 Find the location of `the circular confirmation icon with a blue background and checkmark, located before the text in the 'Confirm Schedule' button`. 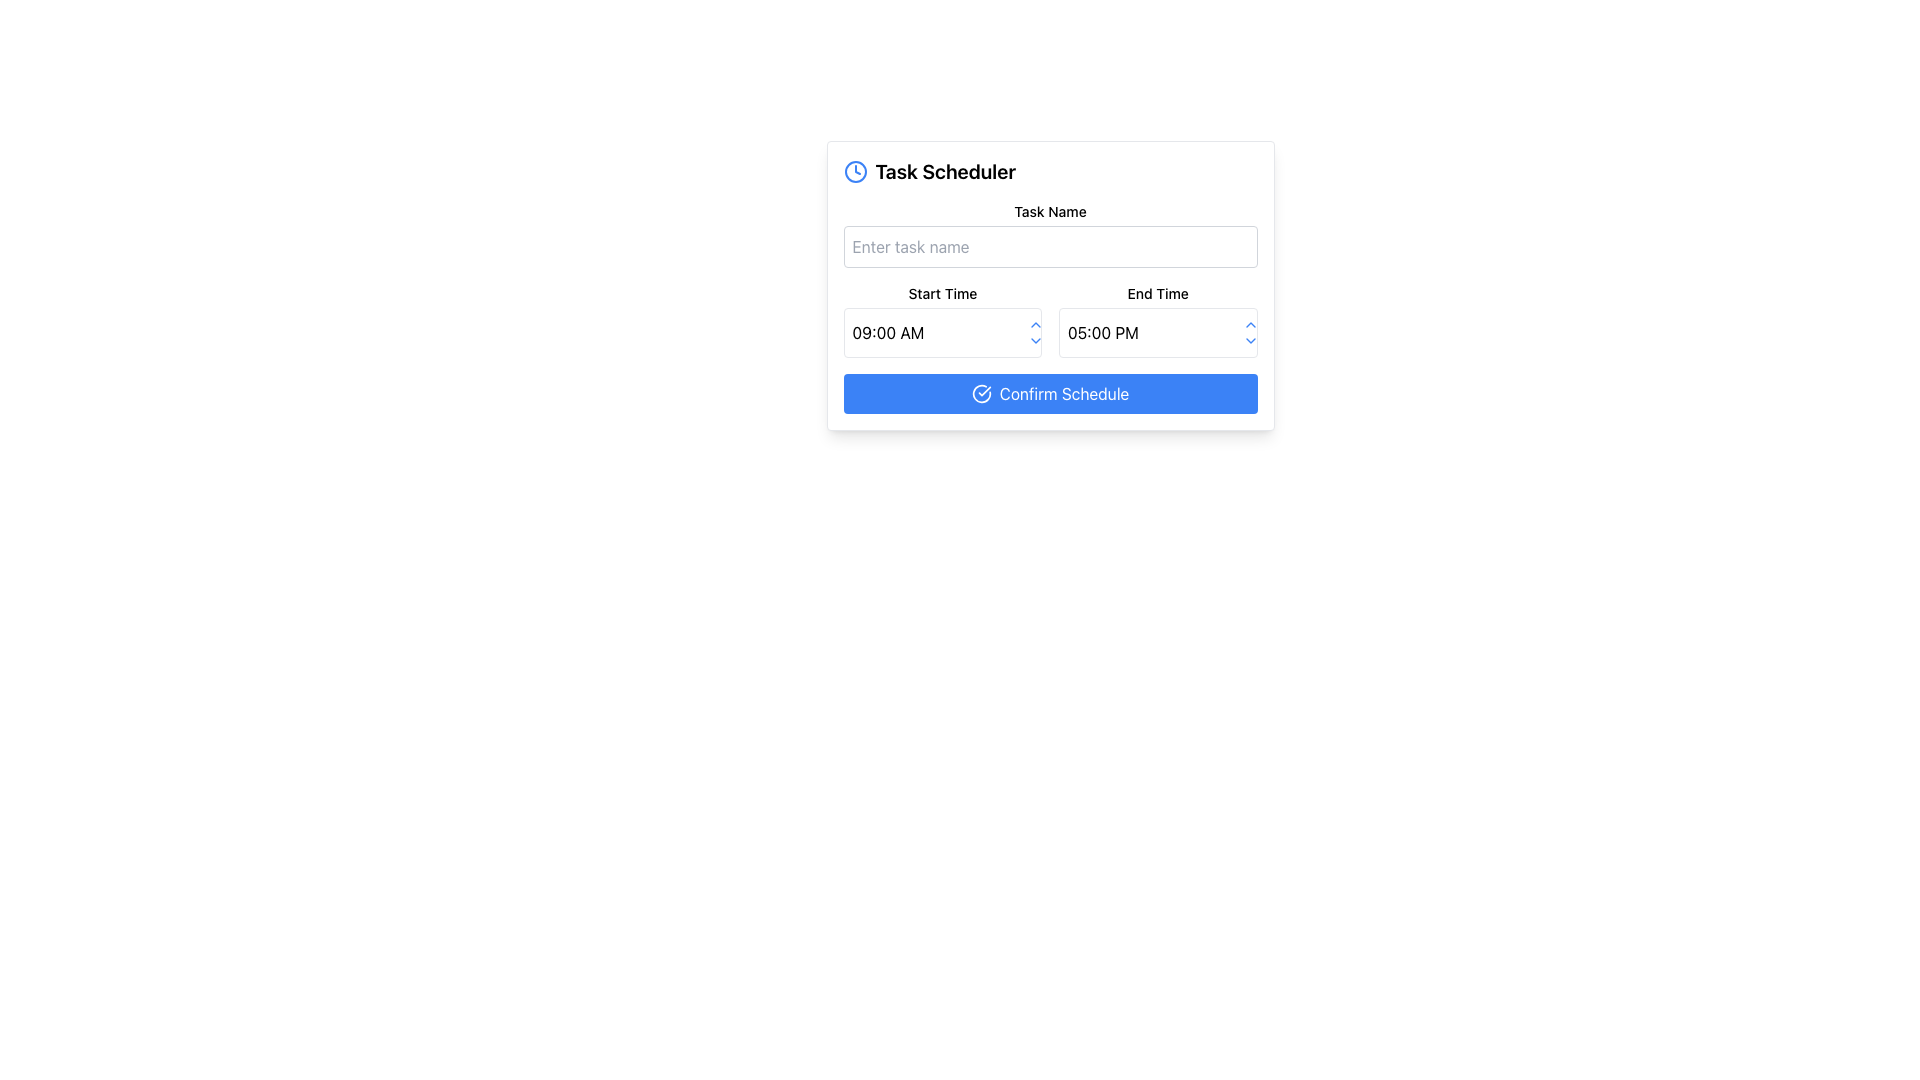

the circular confirmation icon with a blue background and checkmark, located before the text in the 'Confirm Schedule' button is located at coordinates (981, 393).